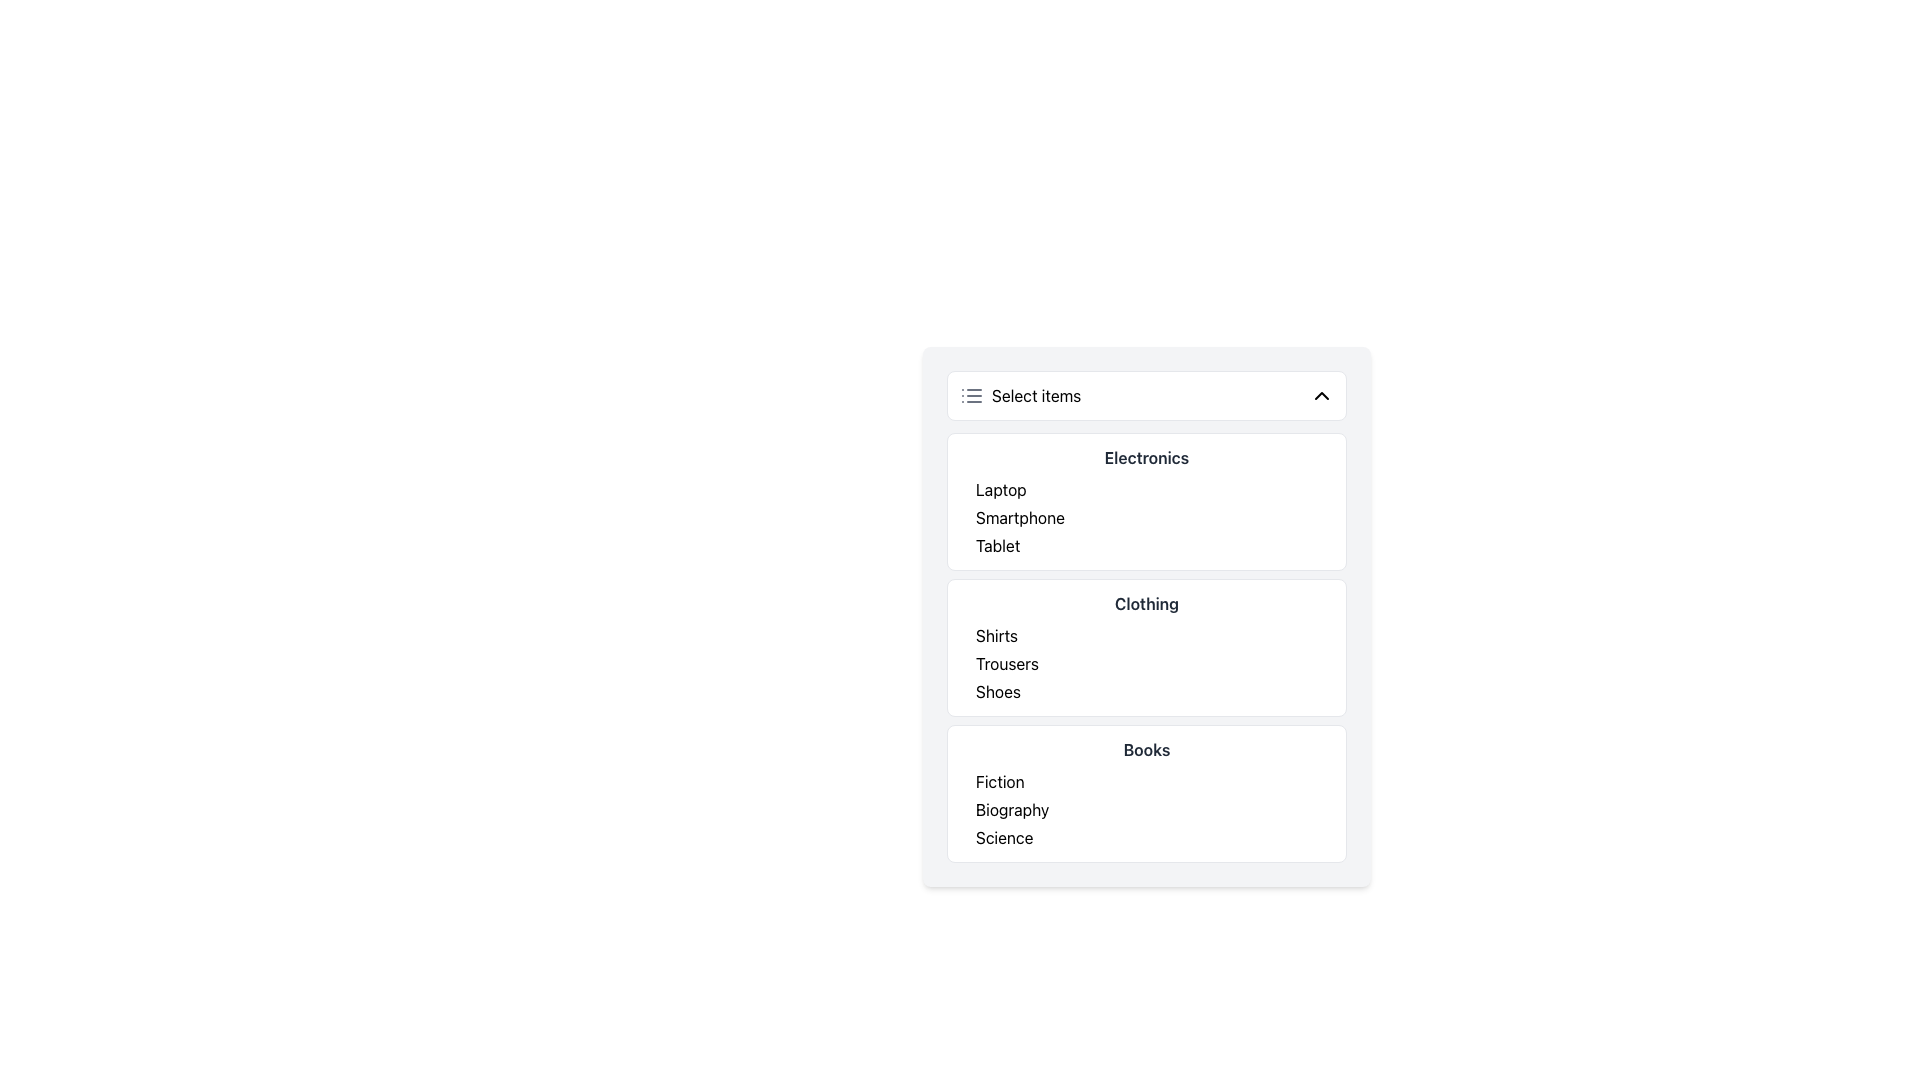  Describe the element at coordinates (1155, 546) in the screenshot. I see `the 'Tablet' option in the selectable list under the 'Electronics' section` at that location.